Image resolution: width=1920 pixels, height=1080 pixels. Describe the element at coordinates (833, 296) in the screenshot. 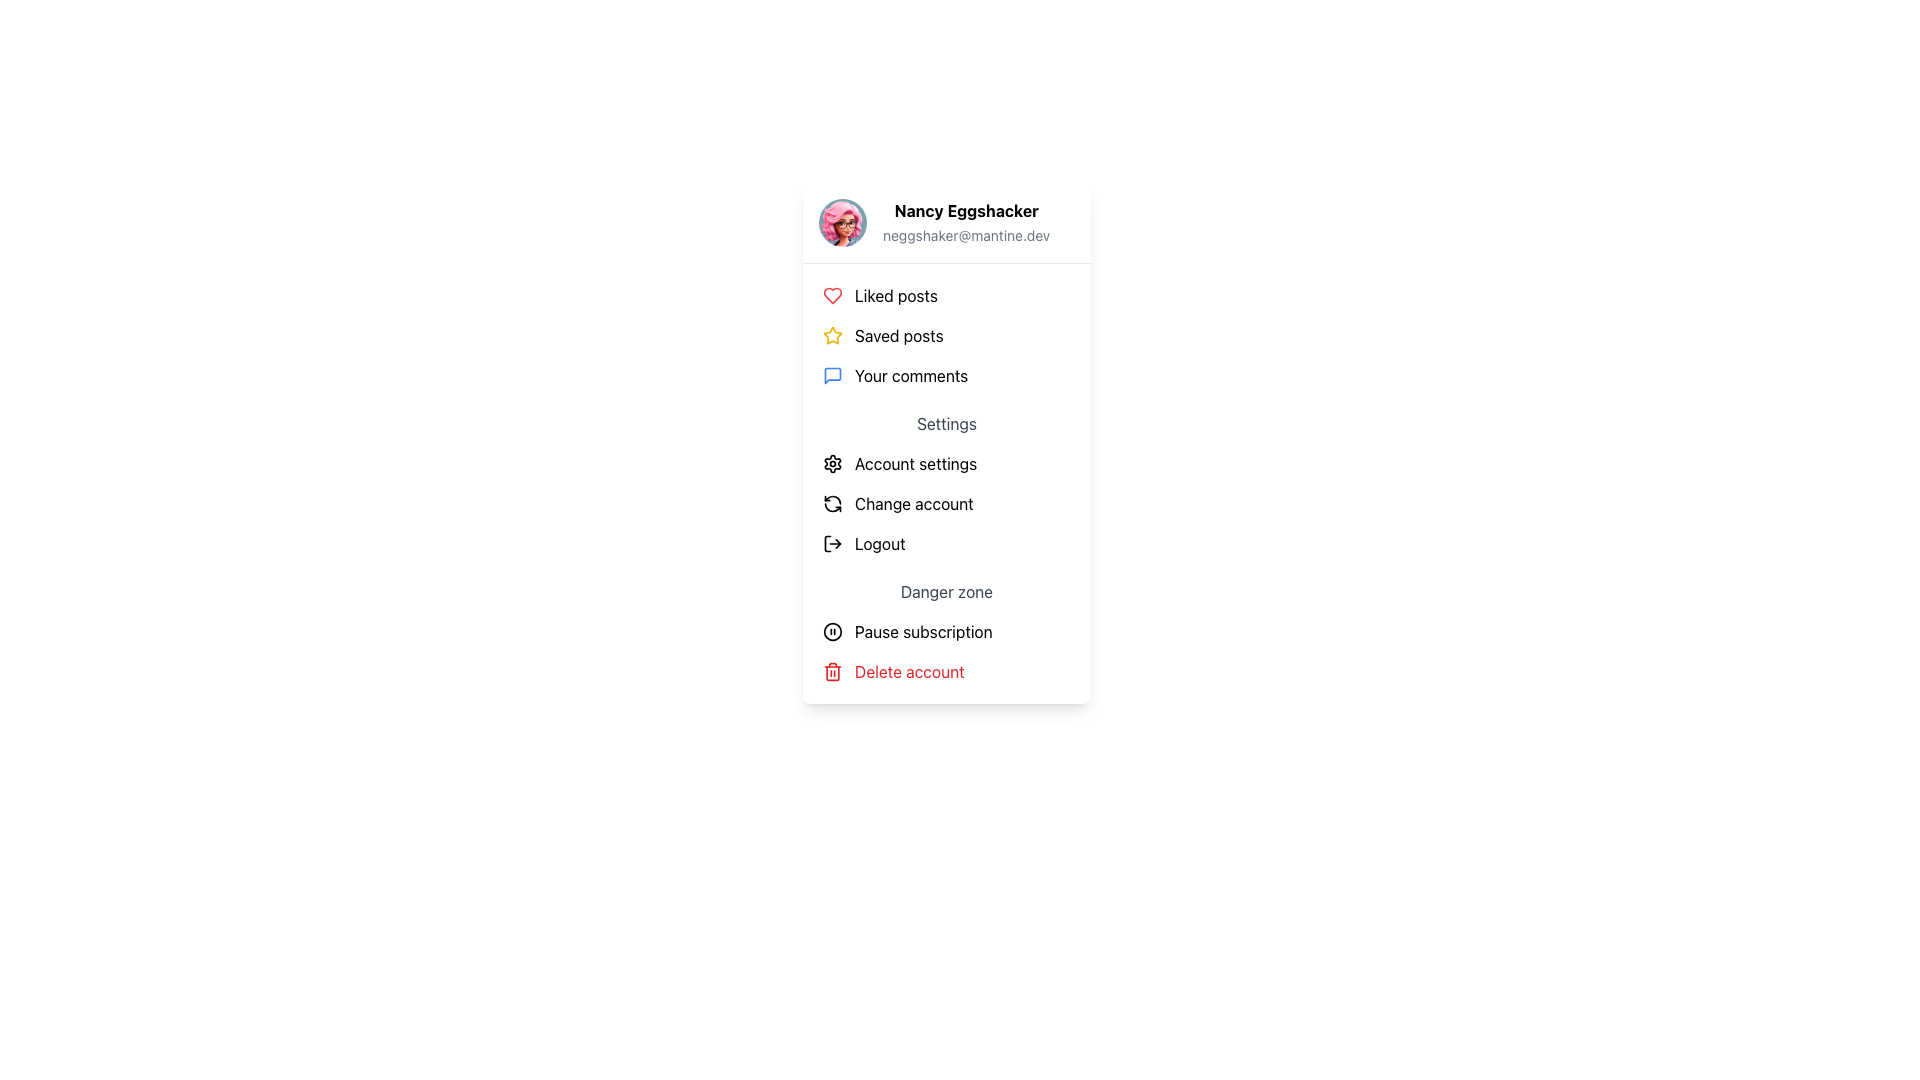

I see `the red heart icon representing likes, located to the left of the 'Liked posts' text in the dropdown menu` at that location.